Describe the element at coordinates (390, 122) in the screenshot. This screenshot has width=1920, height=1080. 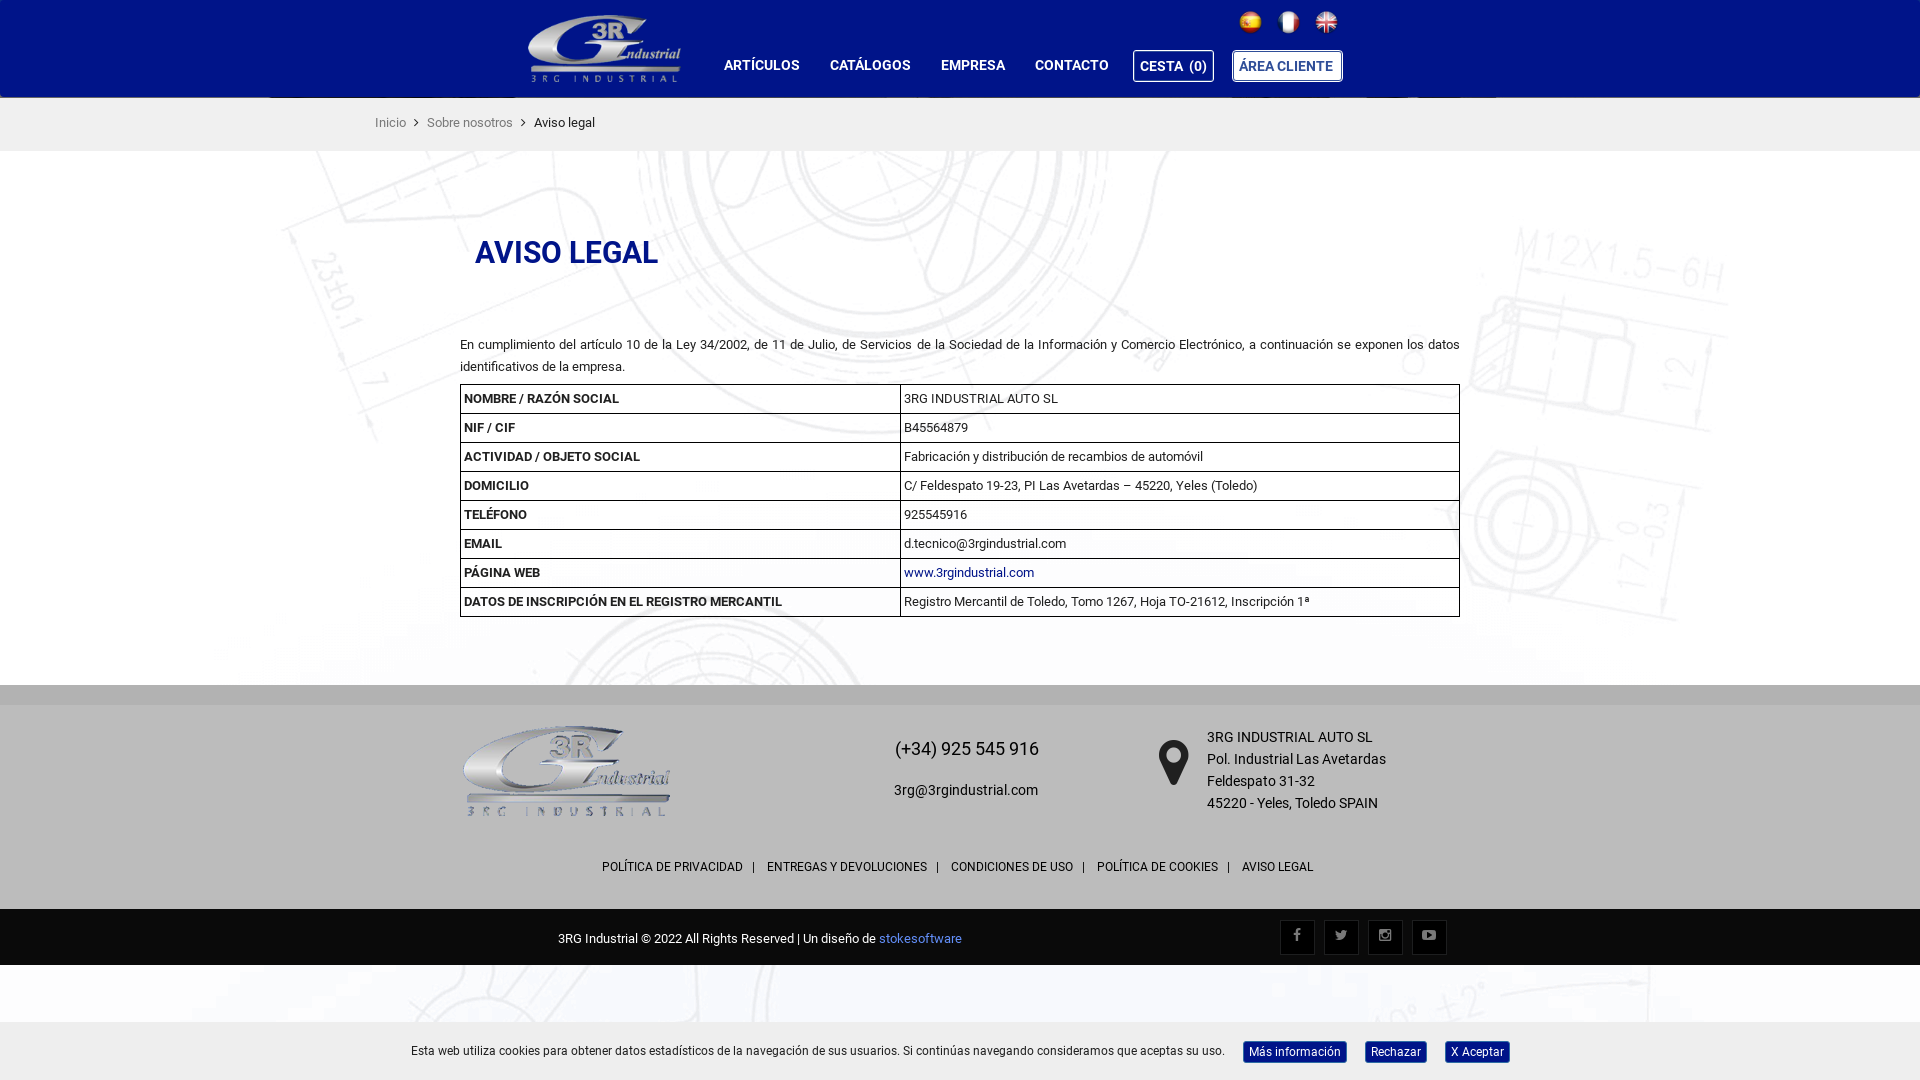
I see `'Inicio'` at that location.